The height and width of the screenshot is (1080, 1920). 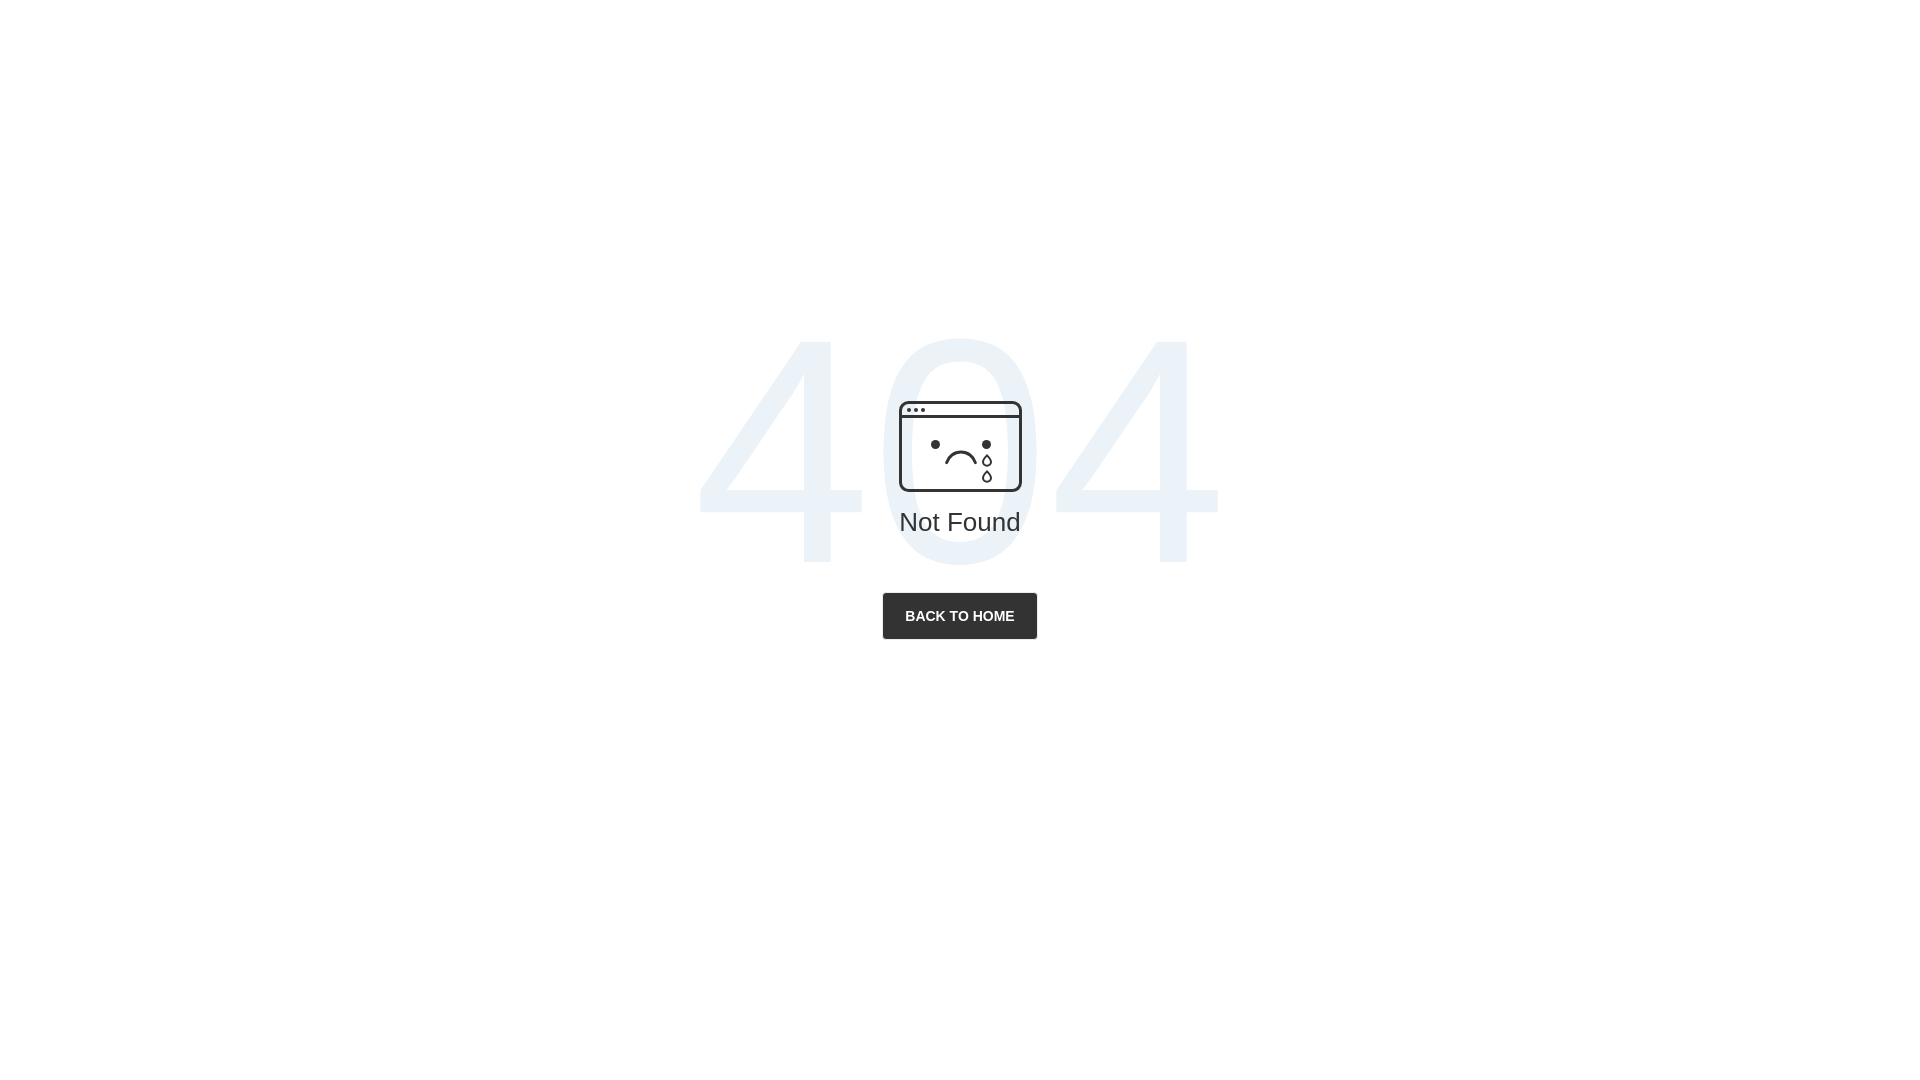 What do you see at coordinates (958, 615) in the screenshot?
I see `'BACK TO HOME'` at bounding box center [958, 615].